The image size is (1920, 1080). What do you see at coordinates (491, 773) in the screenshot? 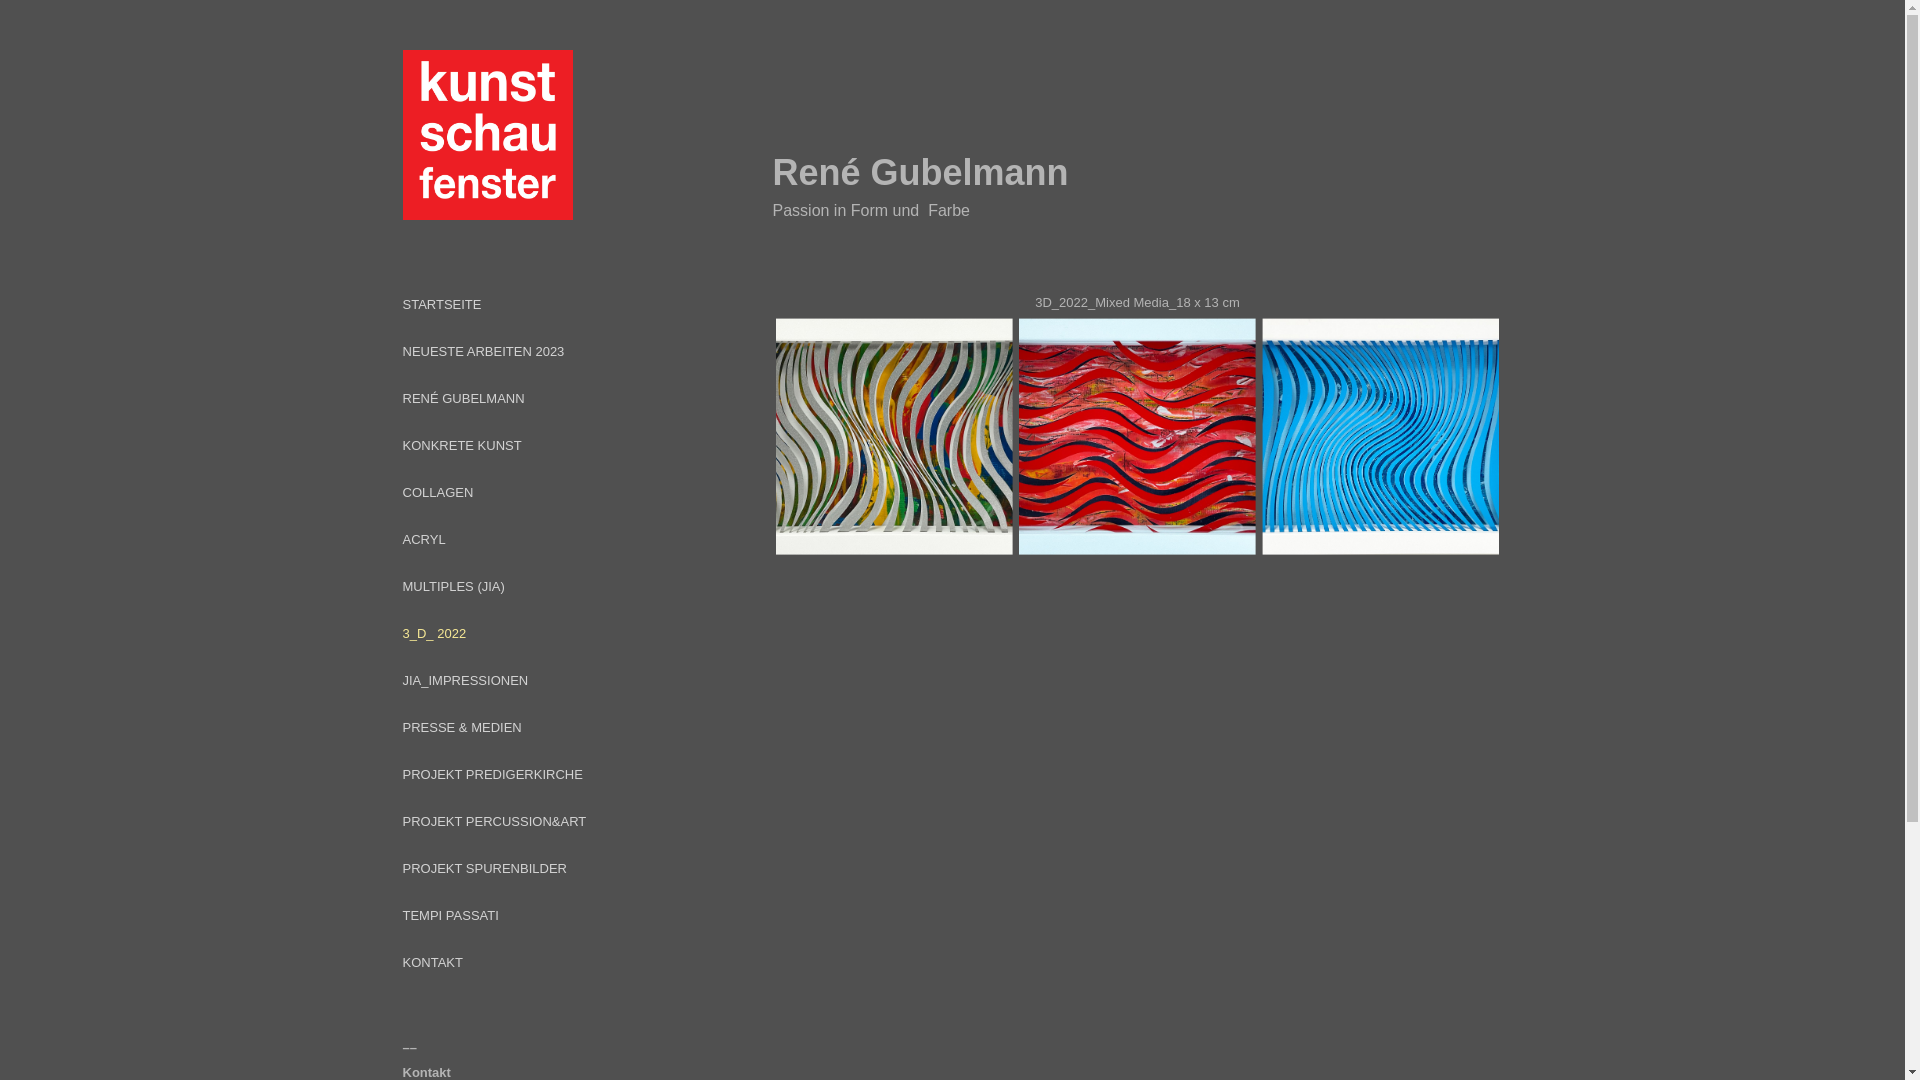
I see `'PROJEKT PREDIGERKIRCHE'` at bounding box center [491, 773].